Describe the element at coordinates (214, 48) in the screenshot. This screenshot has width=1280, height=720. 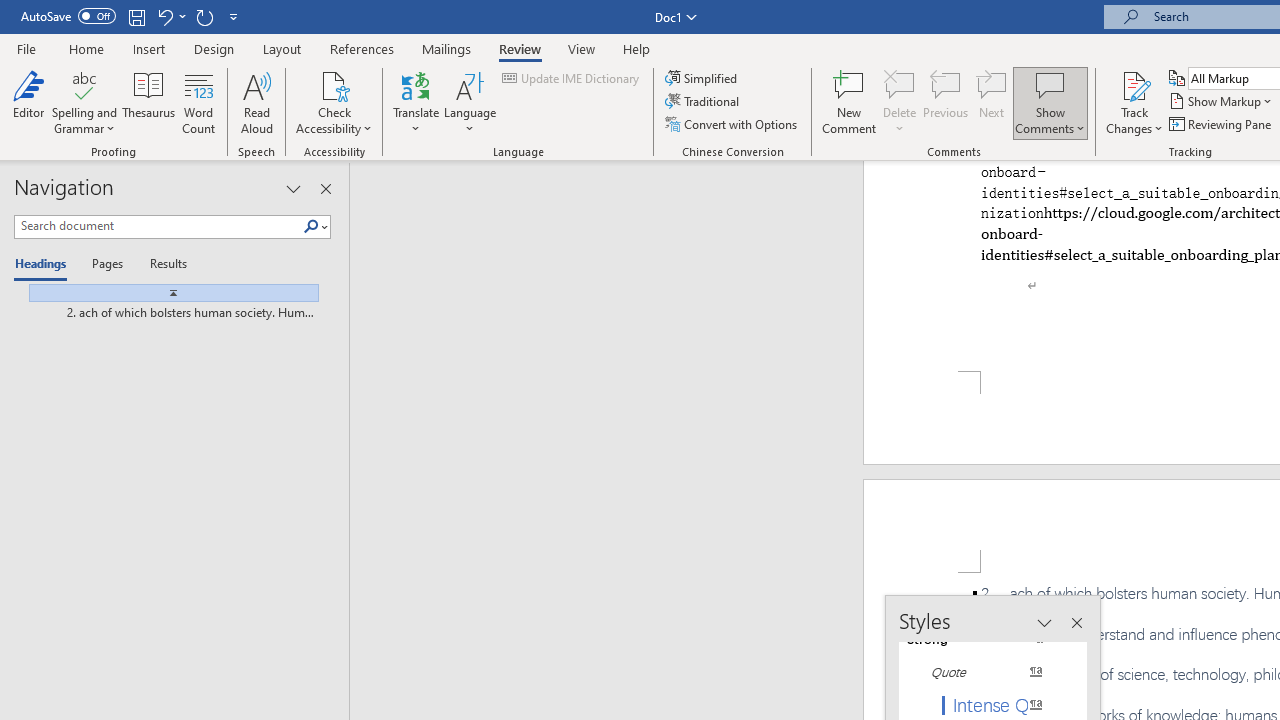
I see `'Design'` at that location.